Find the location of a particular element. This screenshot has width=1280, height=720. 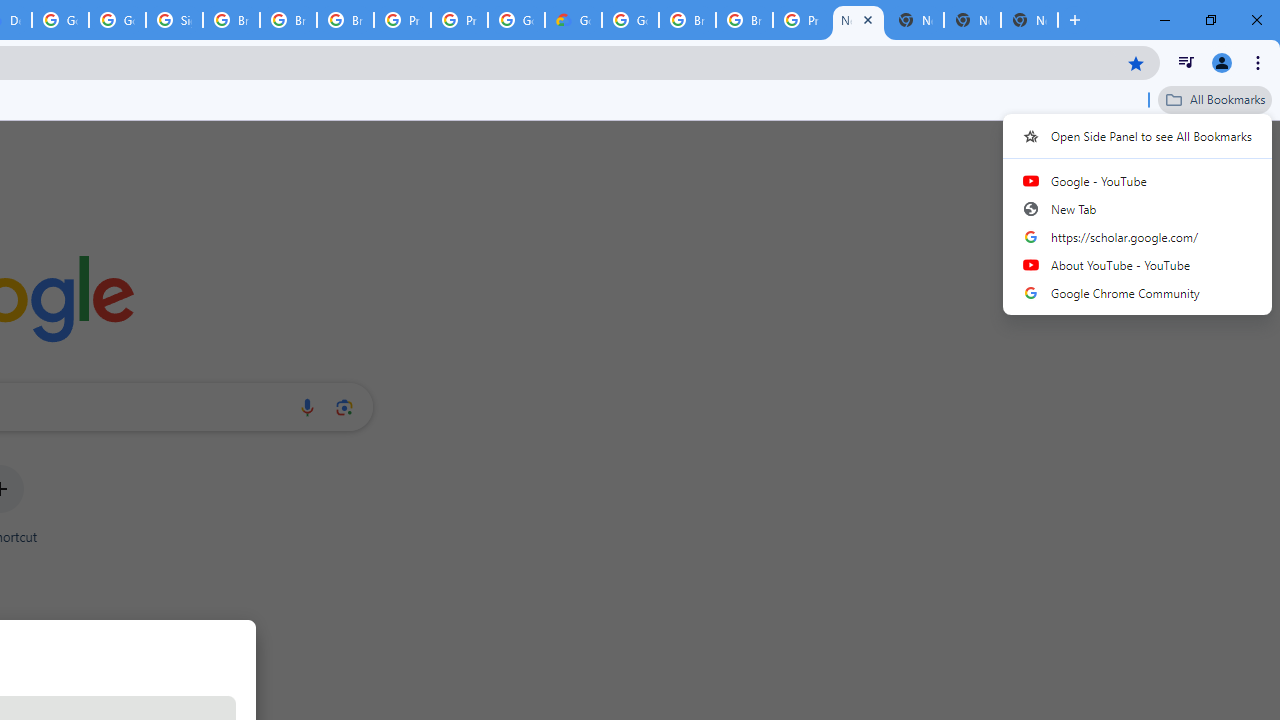

'Minimize' is located at coordinates (1165, 20).